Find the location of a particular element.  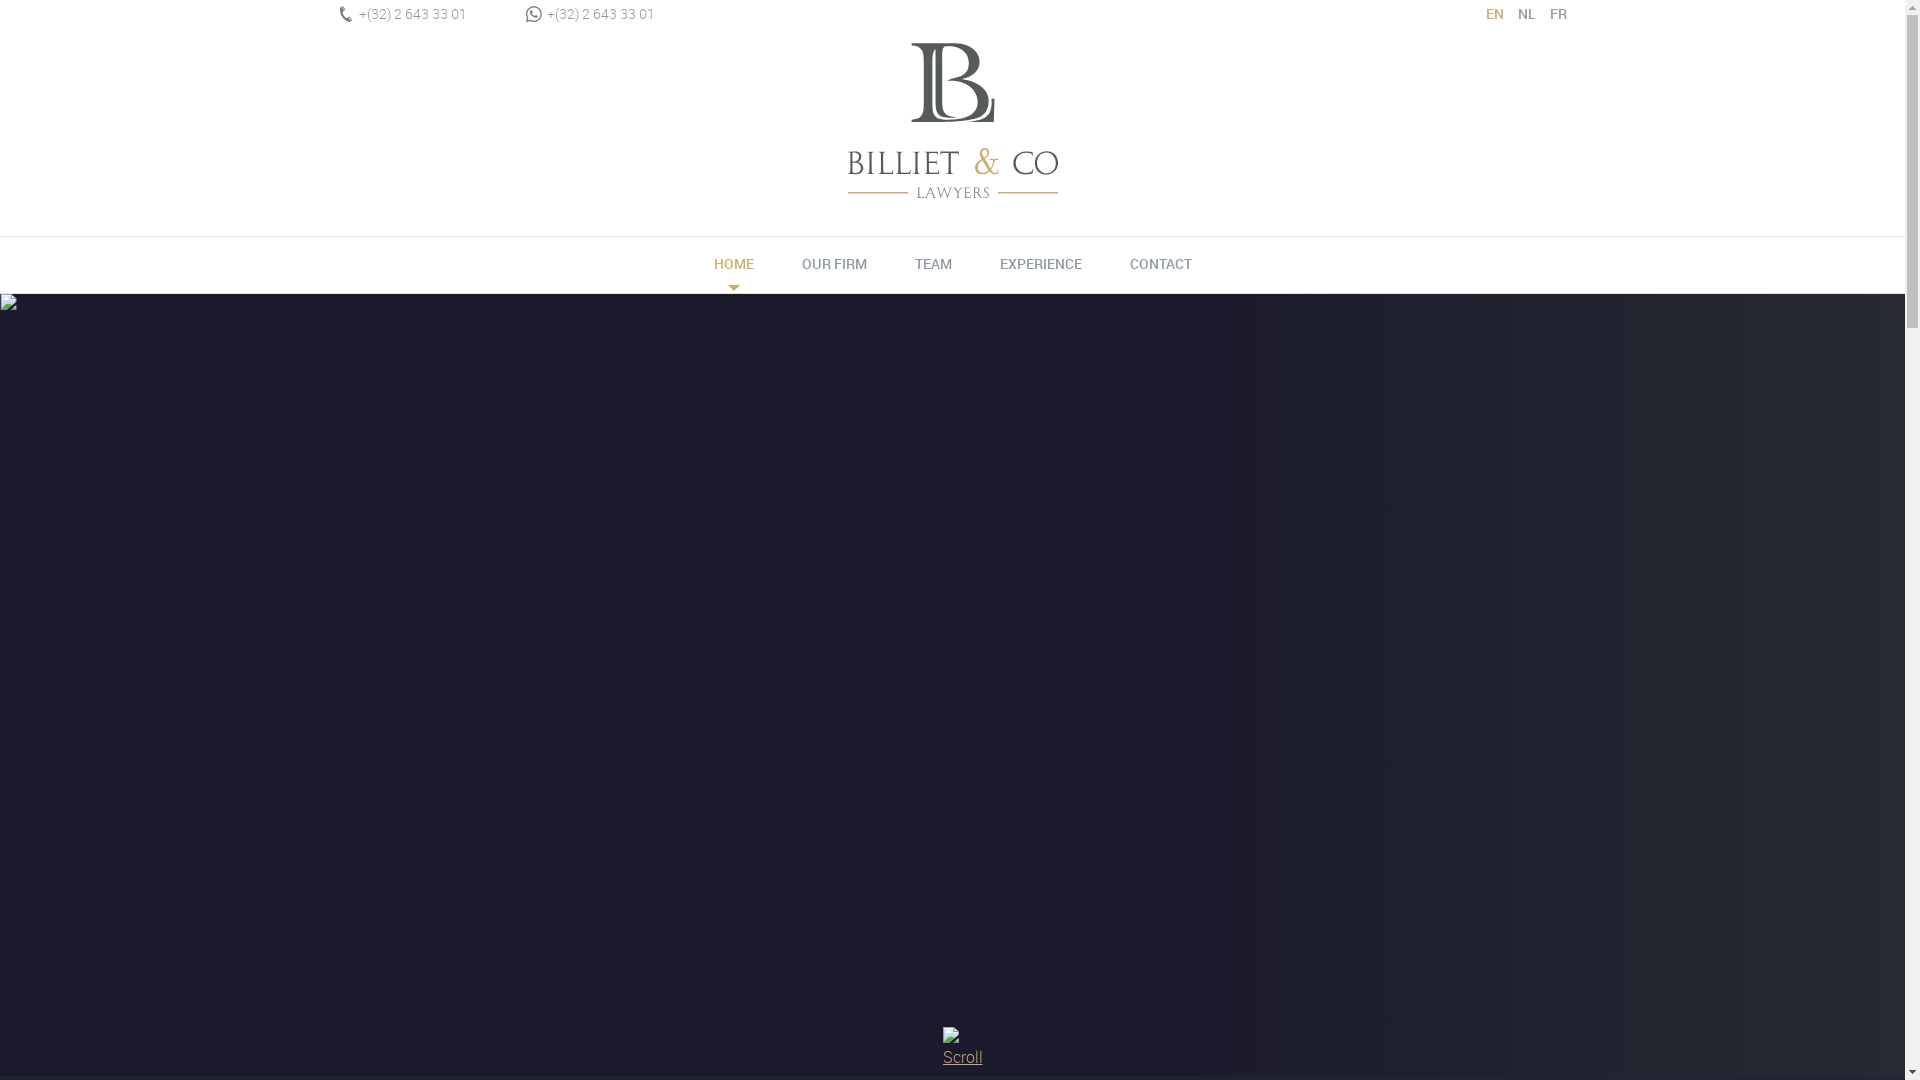

'HOME' is located at coordinates (691, 262).